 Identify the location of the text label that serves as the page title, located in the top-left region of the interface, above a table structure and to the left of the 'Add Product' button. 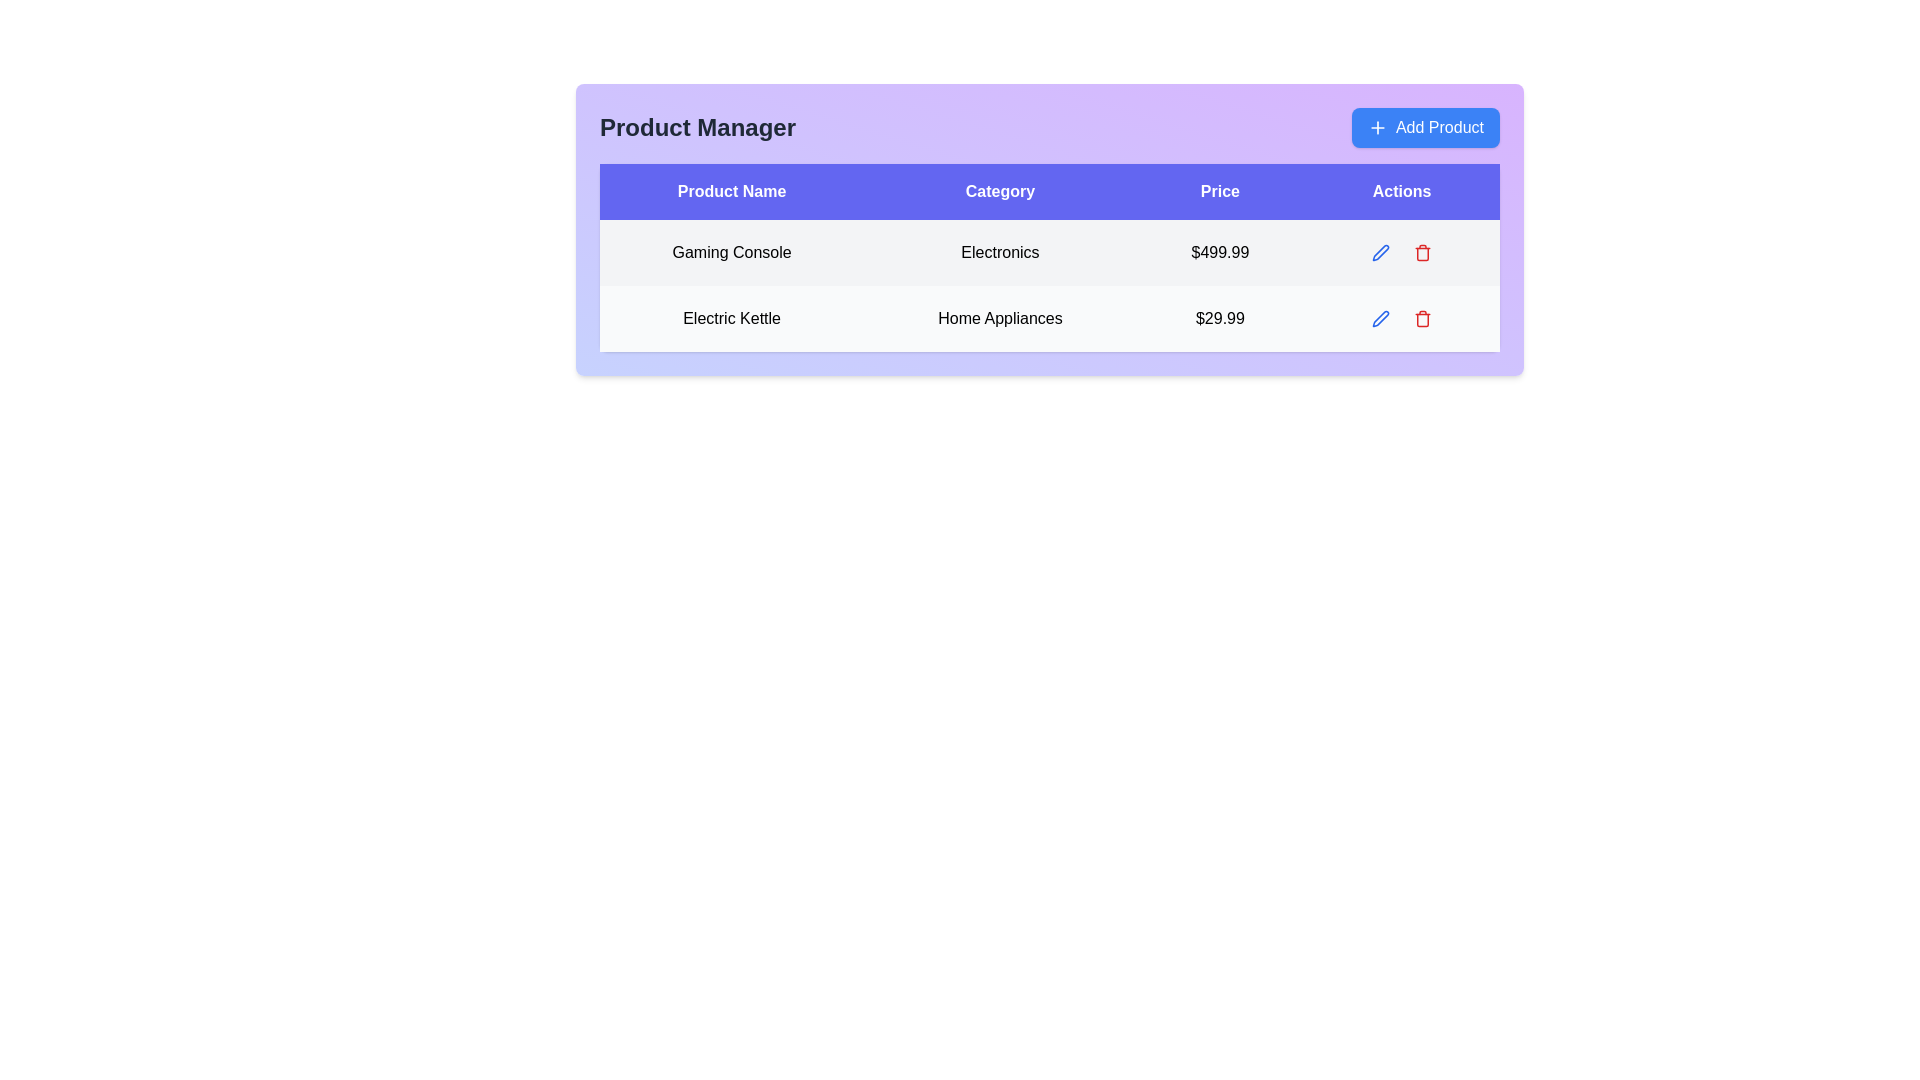
(698, 127).